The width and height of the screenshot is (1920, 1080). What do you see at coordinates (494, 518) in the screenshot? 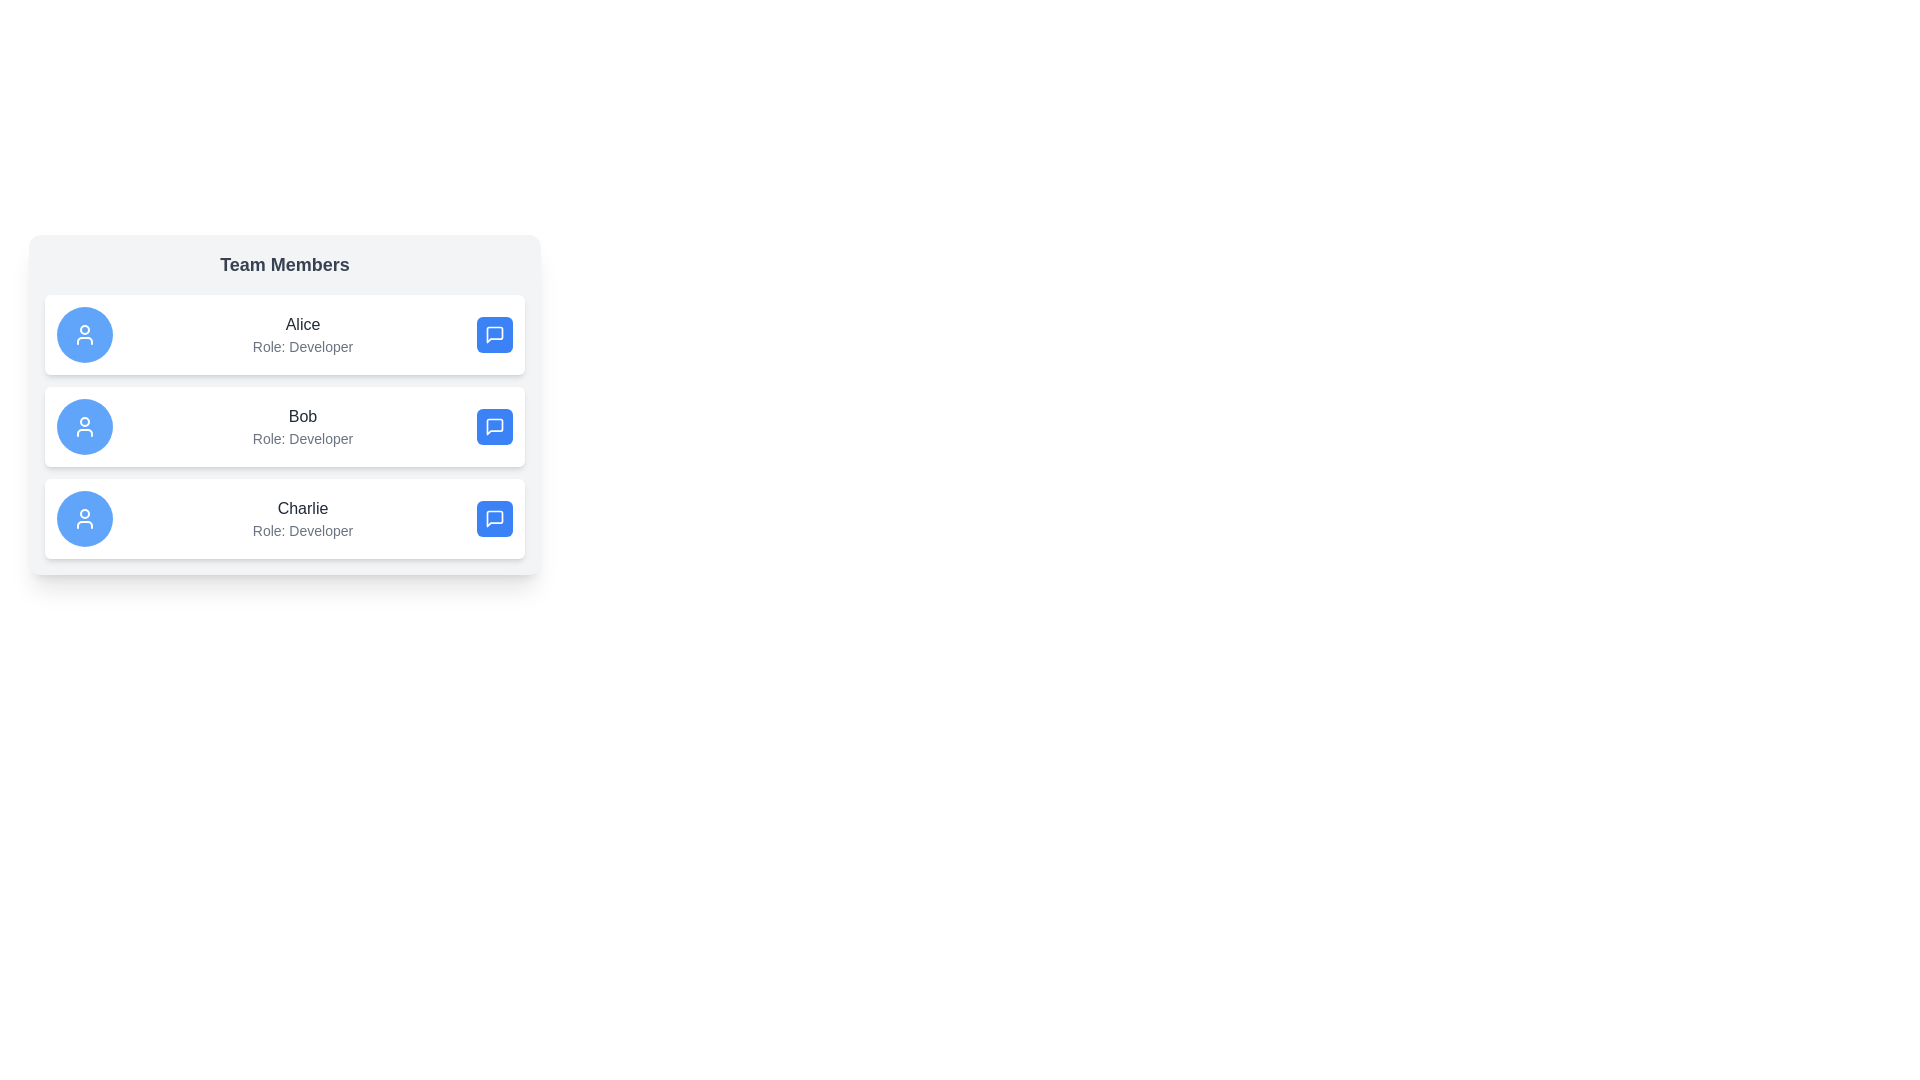
I see `the icon button located in the third row of the 'Team Members' list next to Charlie's name` at bounding box center [494, 518].